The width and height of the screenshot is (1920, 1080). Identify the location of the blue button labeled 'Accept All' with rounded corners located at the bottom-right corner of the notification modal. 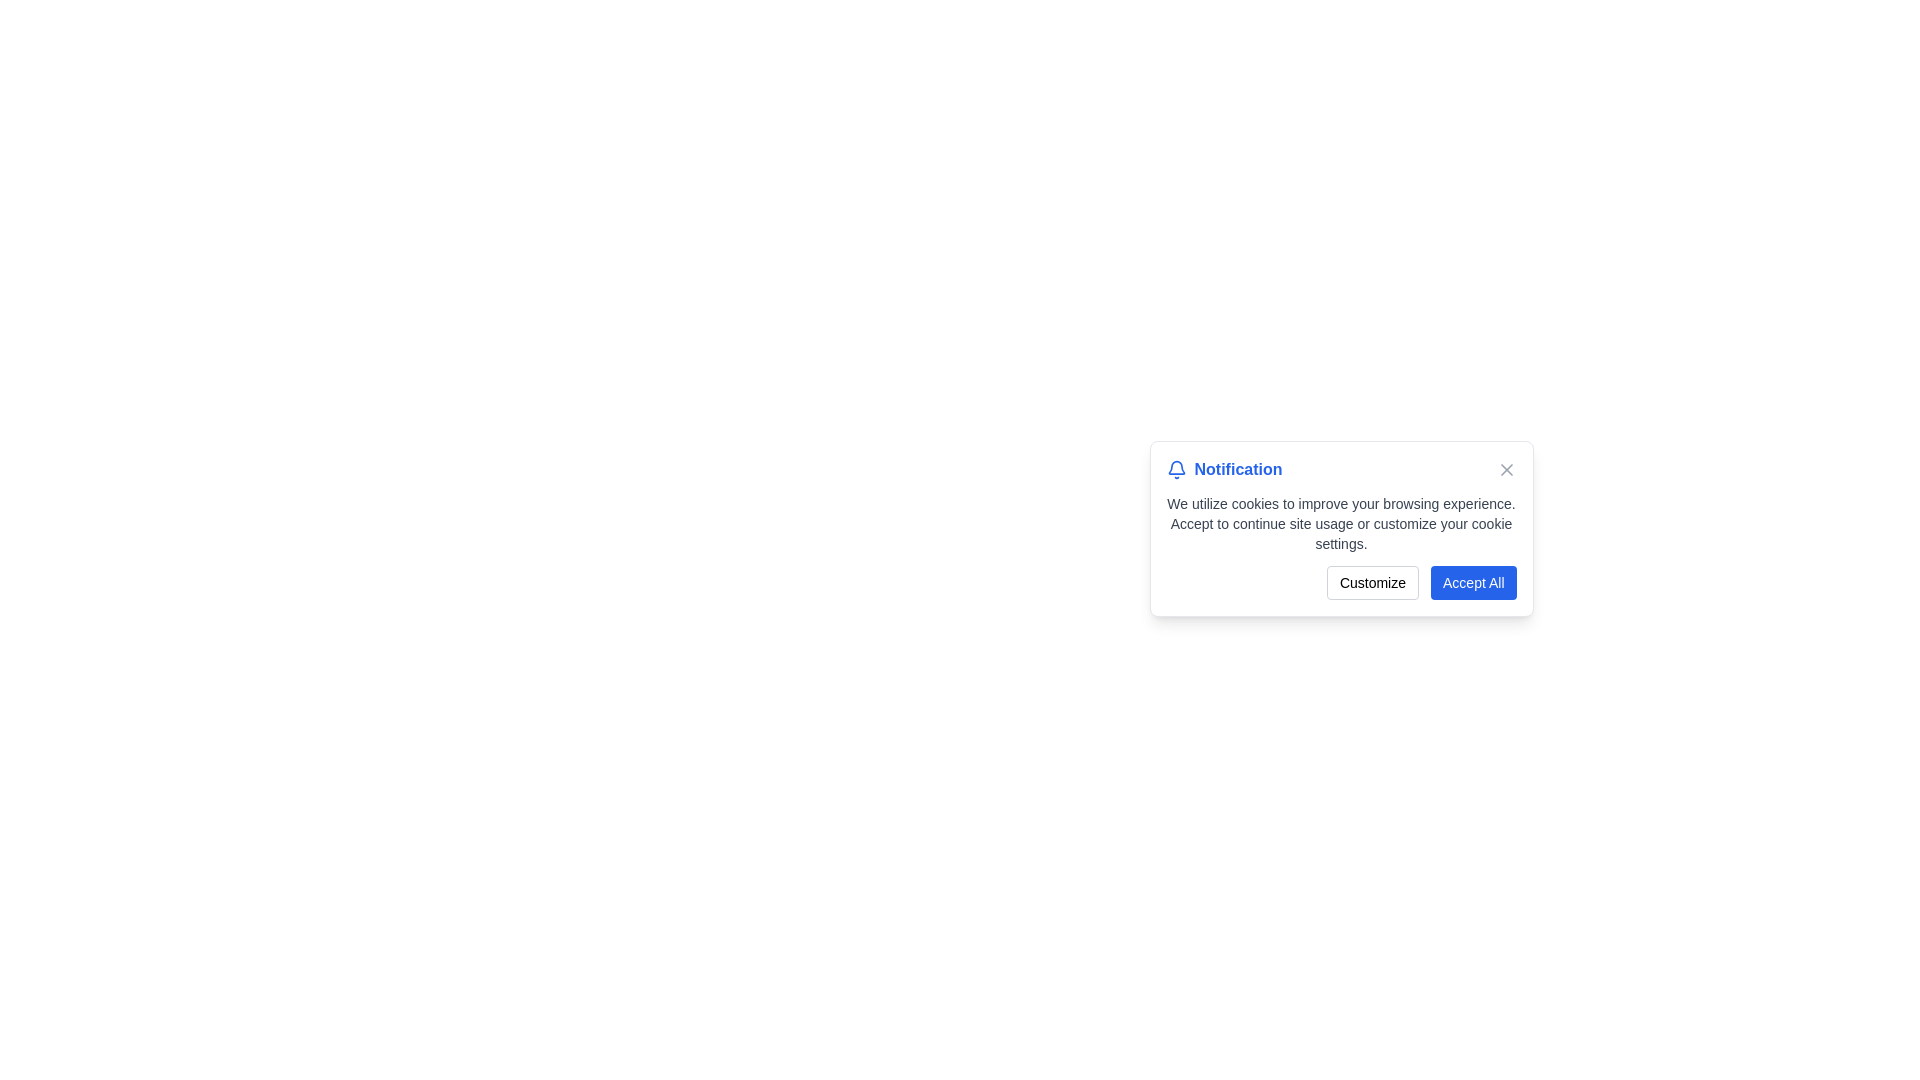
(1473, 582).